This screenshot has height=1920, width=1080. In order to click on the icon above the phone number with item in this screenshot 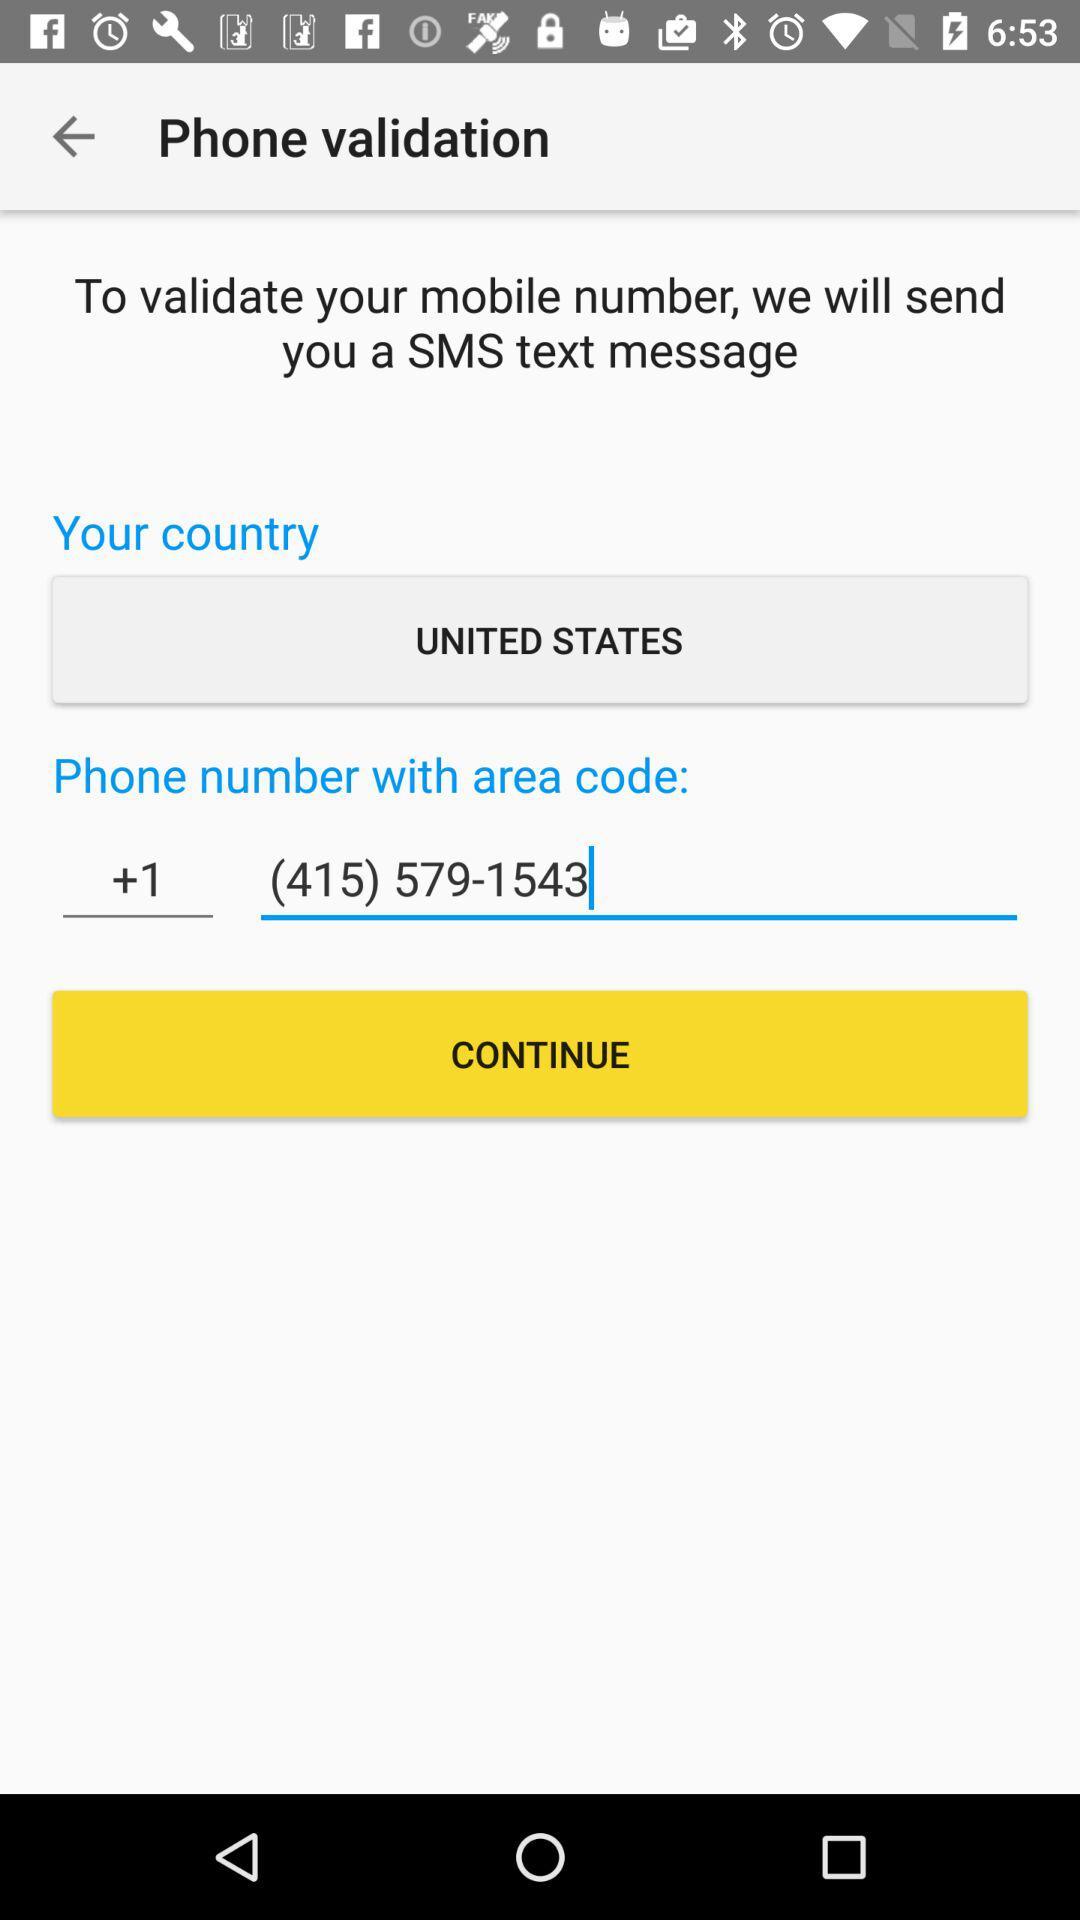, I will do `click(540, 638)`.